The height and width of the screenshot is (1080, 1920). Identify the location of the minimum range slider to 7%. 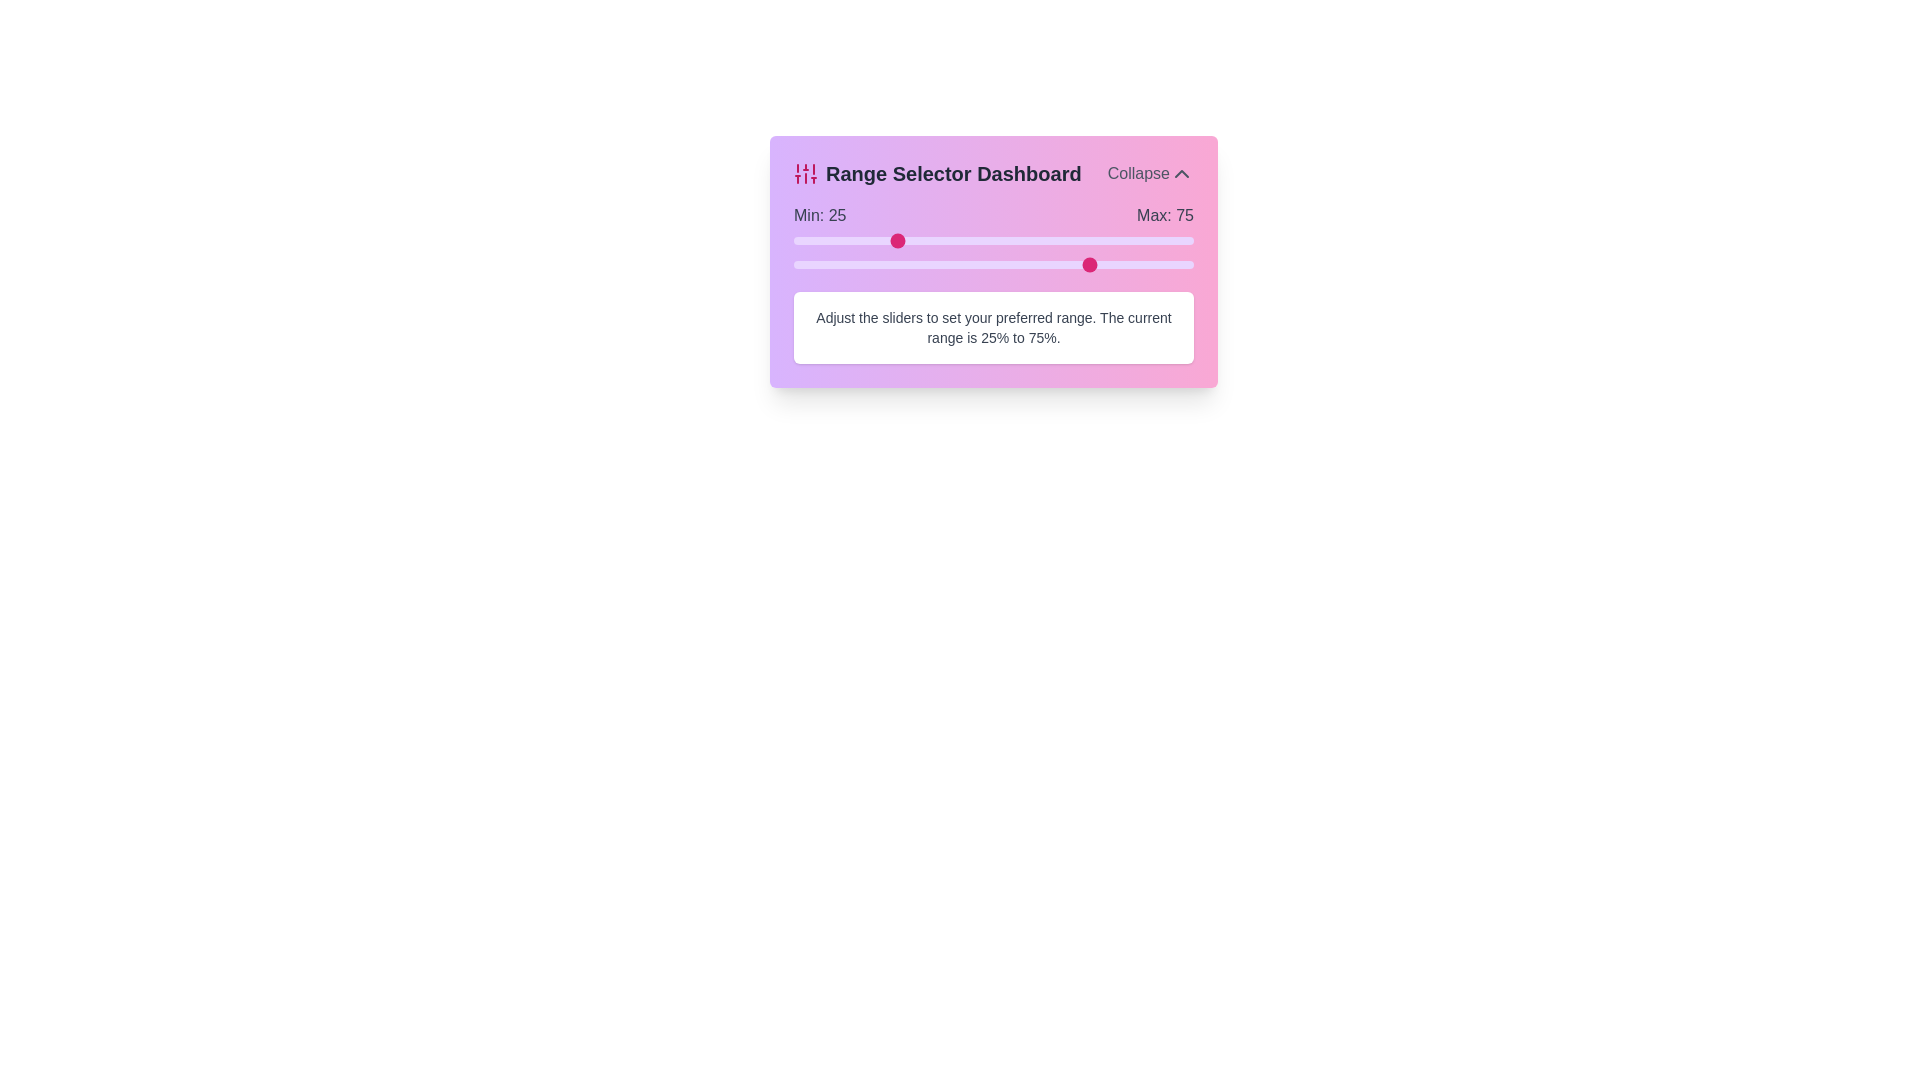
(821, 239).